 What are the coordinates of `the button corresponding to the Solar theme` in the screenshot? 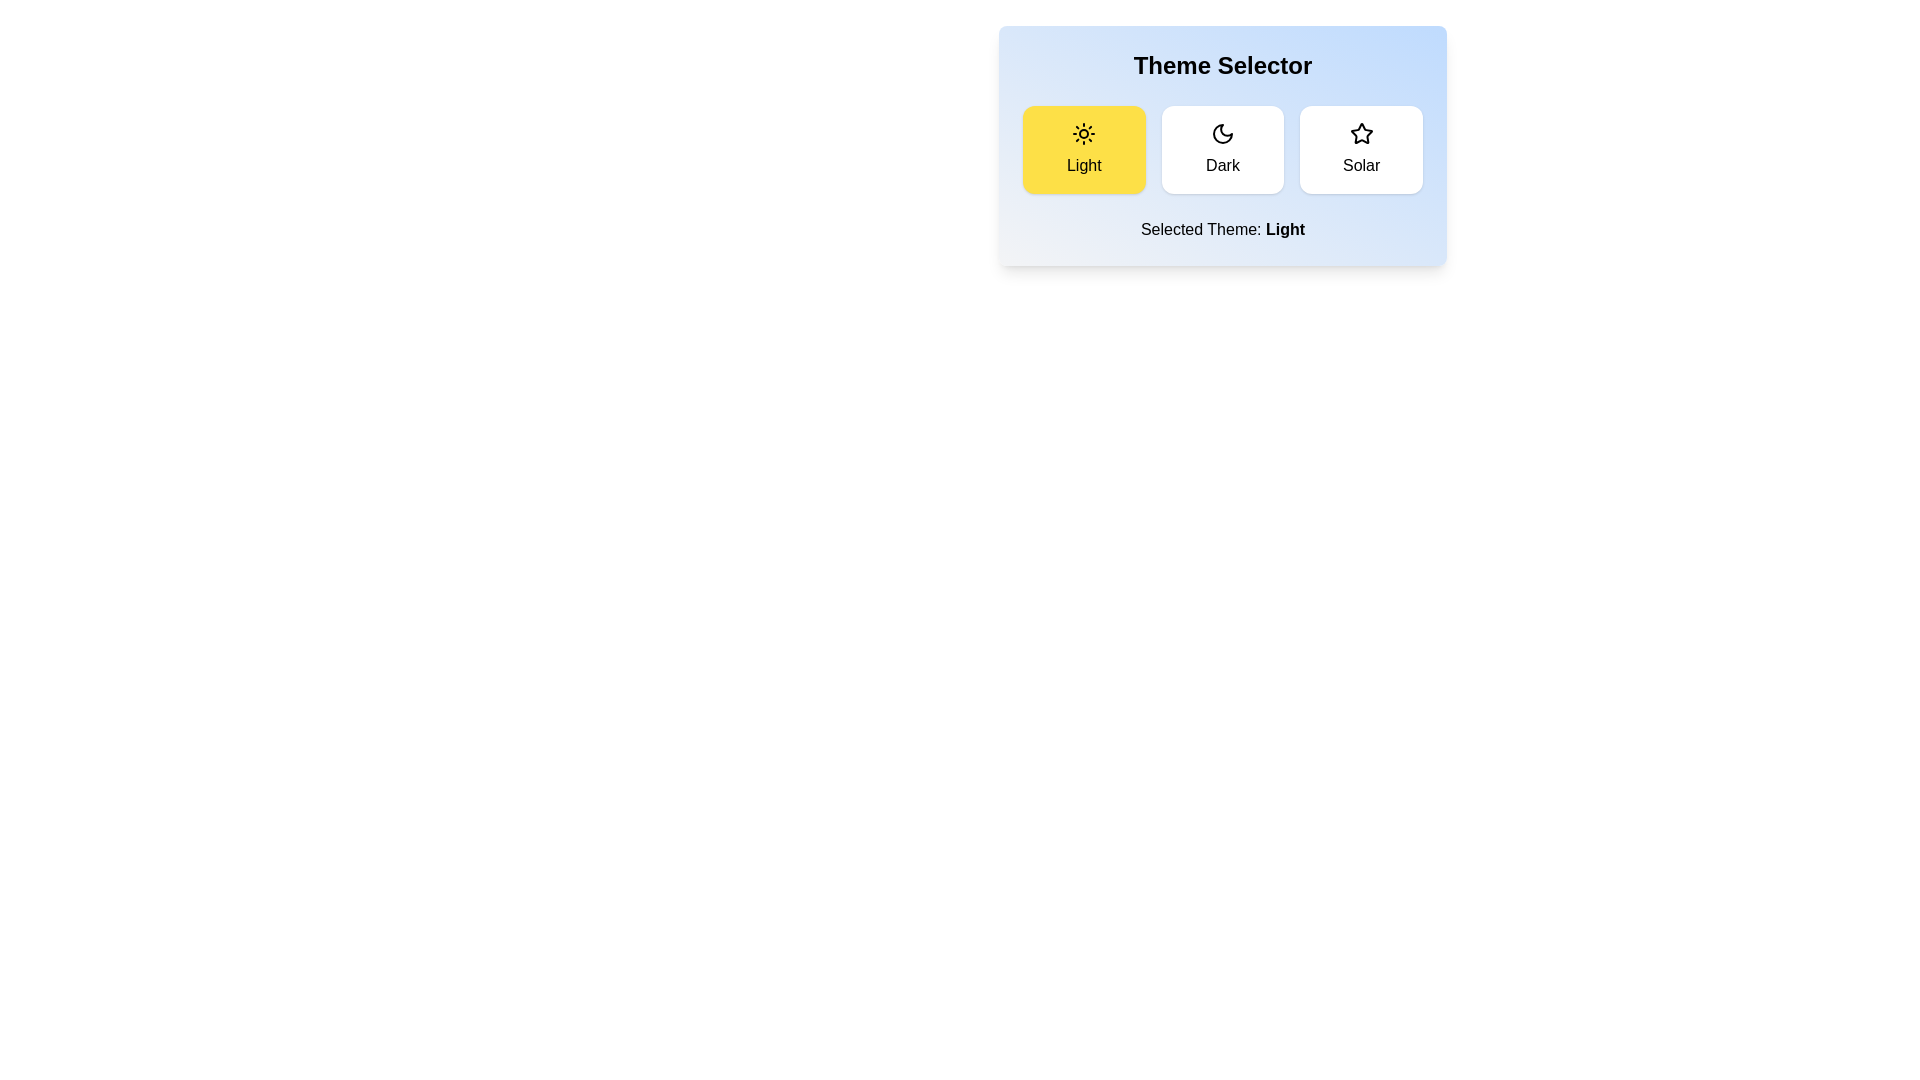 It's located at (1361, 149).